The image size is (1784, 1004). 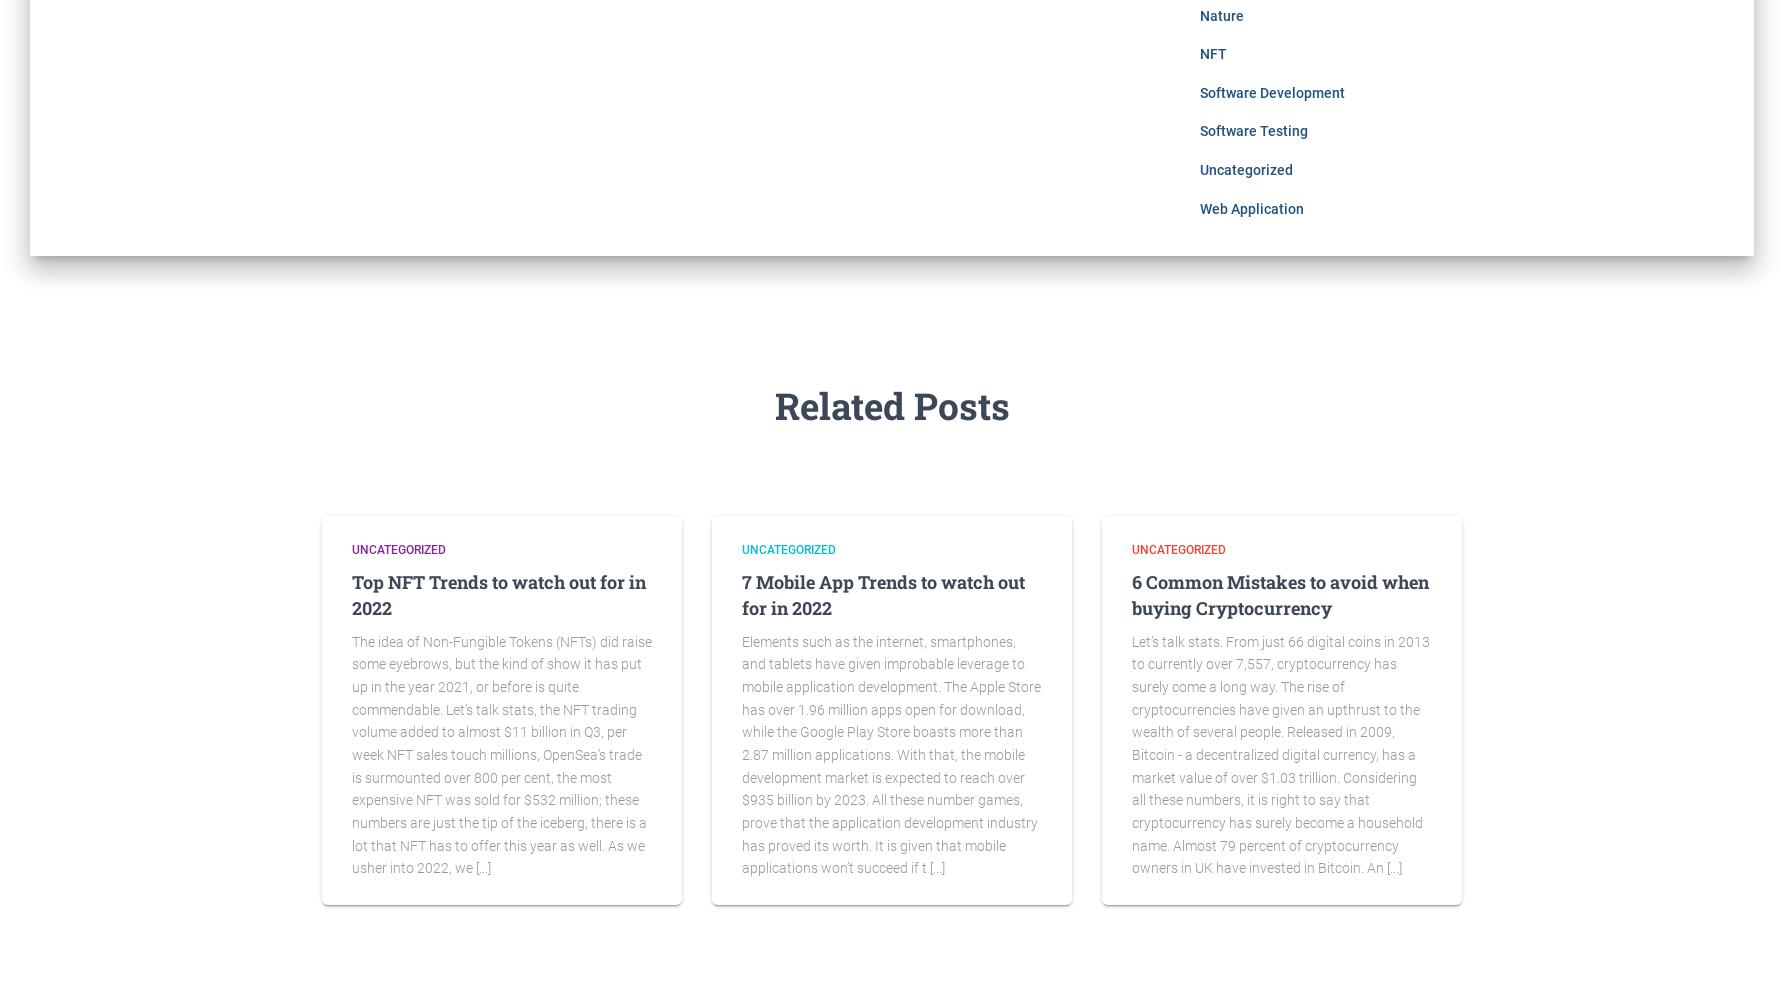 I want to click on 'Top NFT Trends to watch out for in 2022', so click(x=498, y=594).